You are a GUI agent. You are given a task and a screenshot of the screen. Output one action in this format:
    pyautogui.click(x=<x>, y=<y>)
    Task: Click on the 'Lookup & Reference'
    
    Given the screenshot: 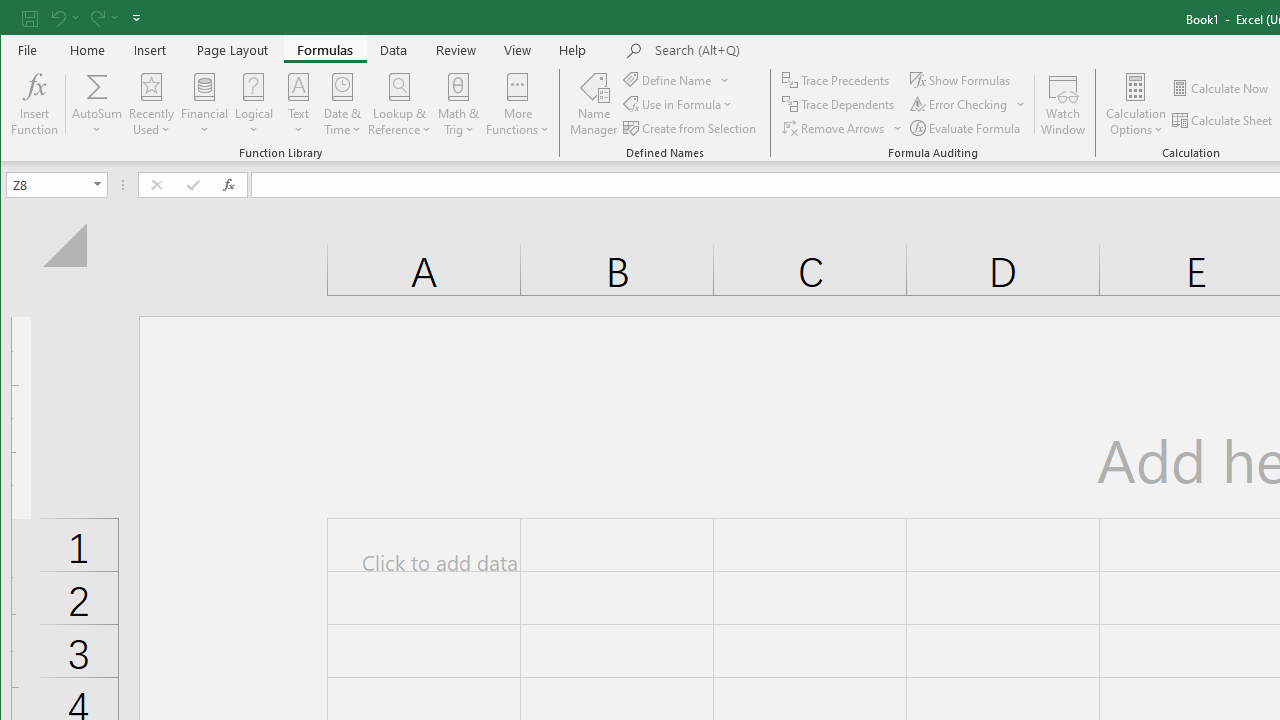 What is the action you would take?
    pyautogui.click(x=400, y=104)
    